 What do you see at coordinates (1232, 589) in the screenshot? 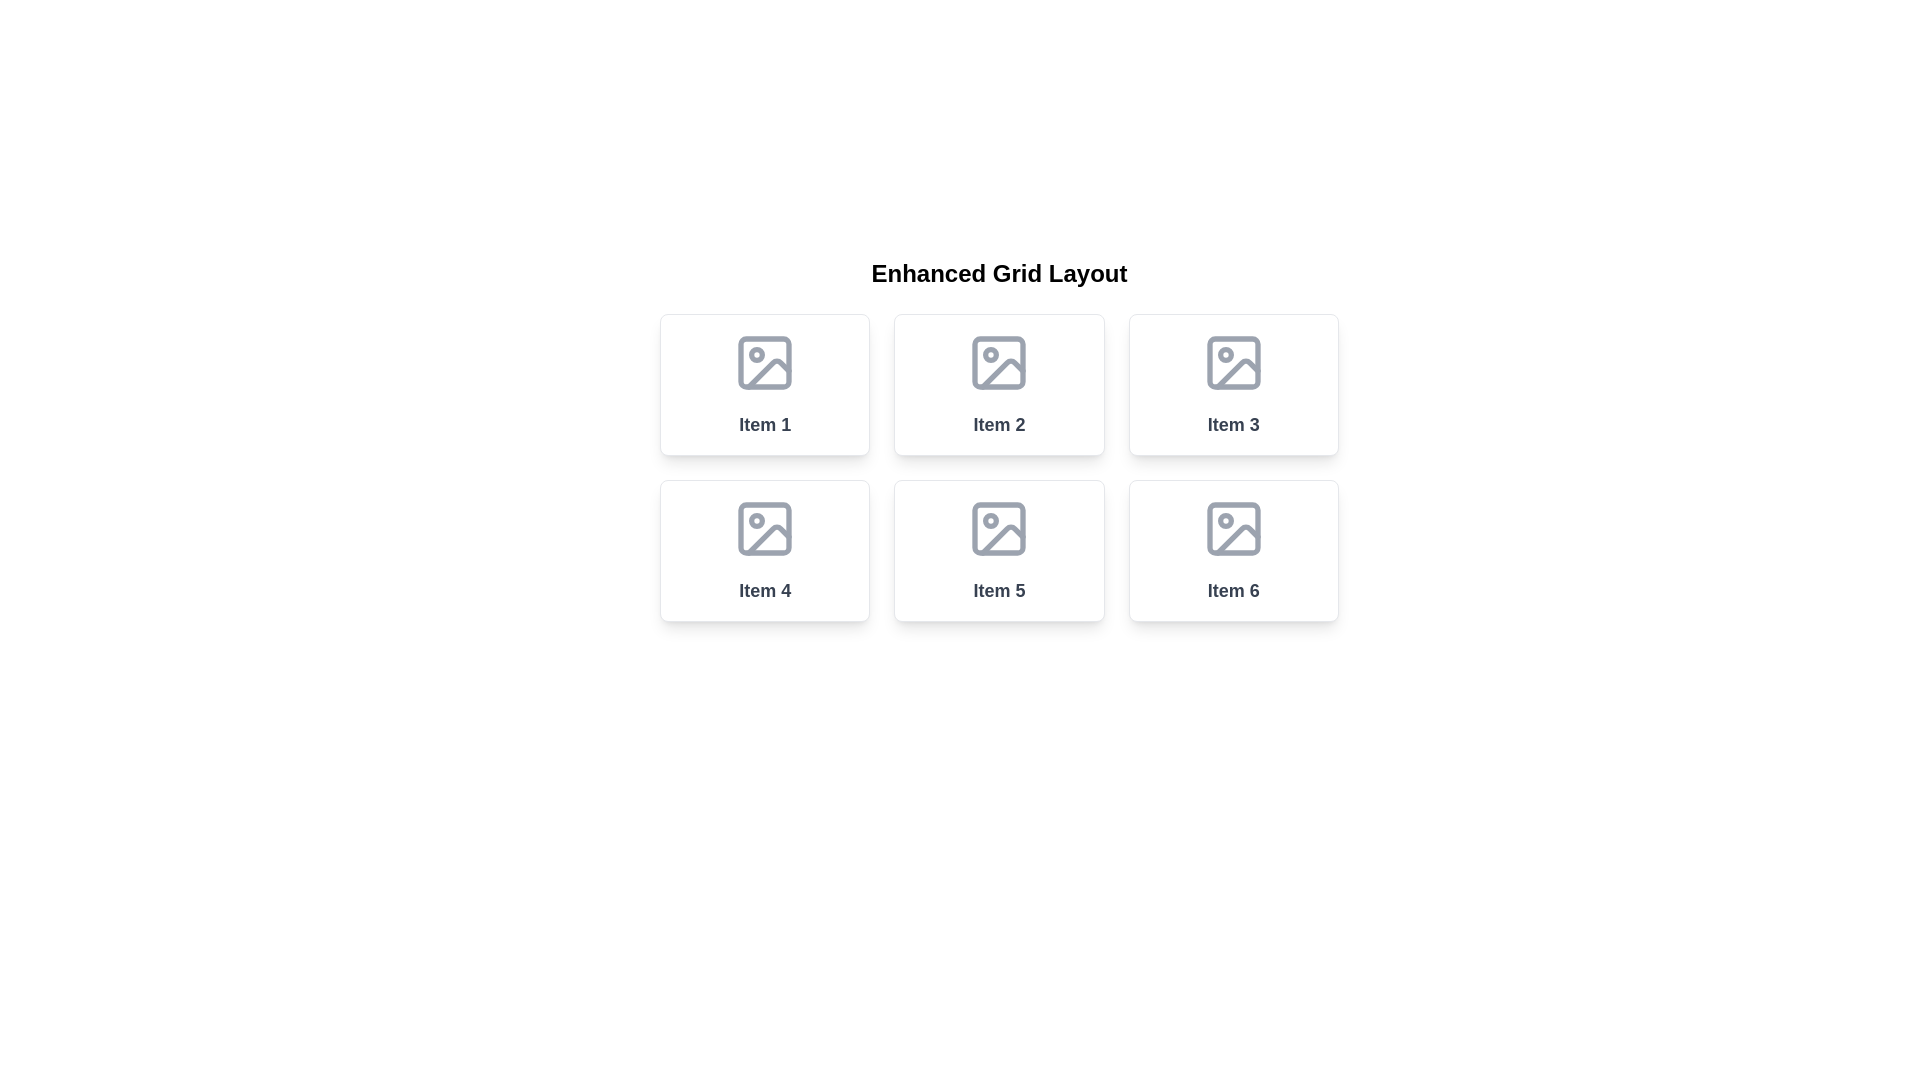
I see `on the text label displaying 'Item 6', located at the center-bottom of a card in the bottom-right corner of a grid layout` at bounding box center [1232, 589].